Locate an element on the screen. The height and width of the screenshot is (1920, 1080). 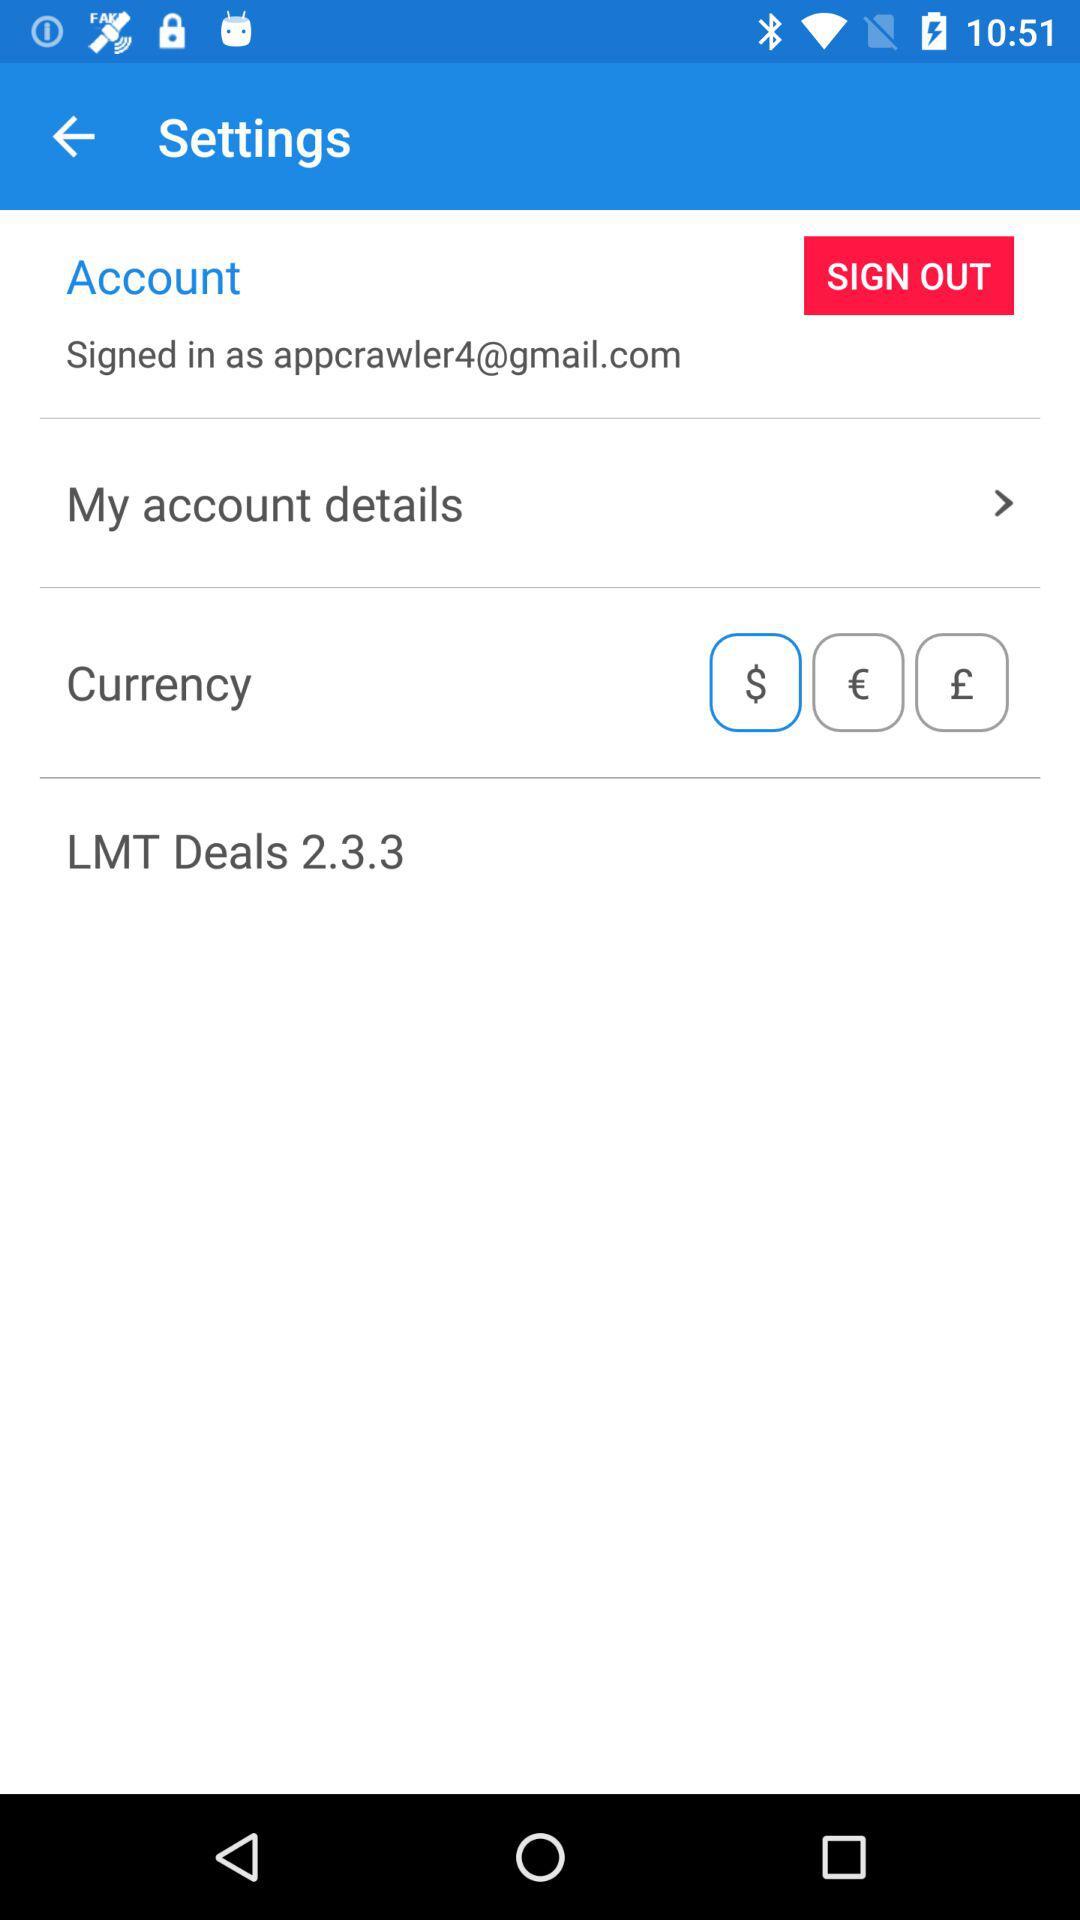
app next to the settings item is located at coordinates (72, 135).